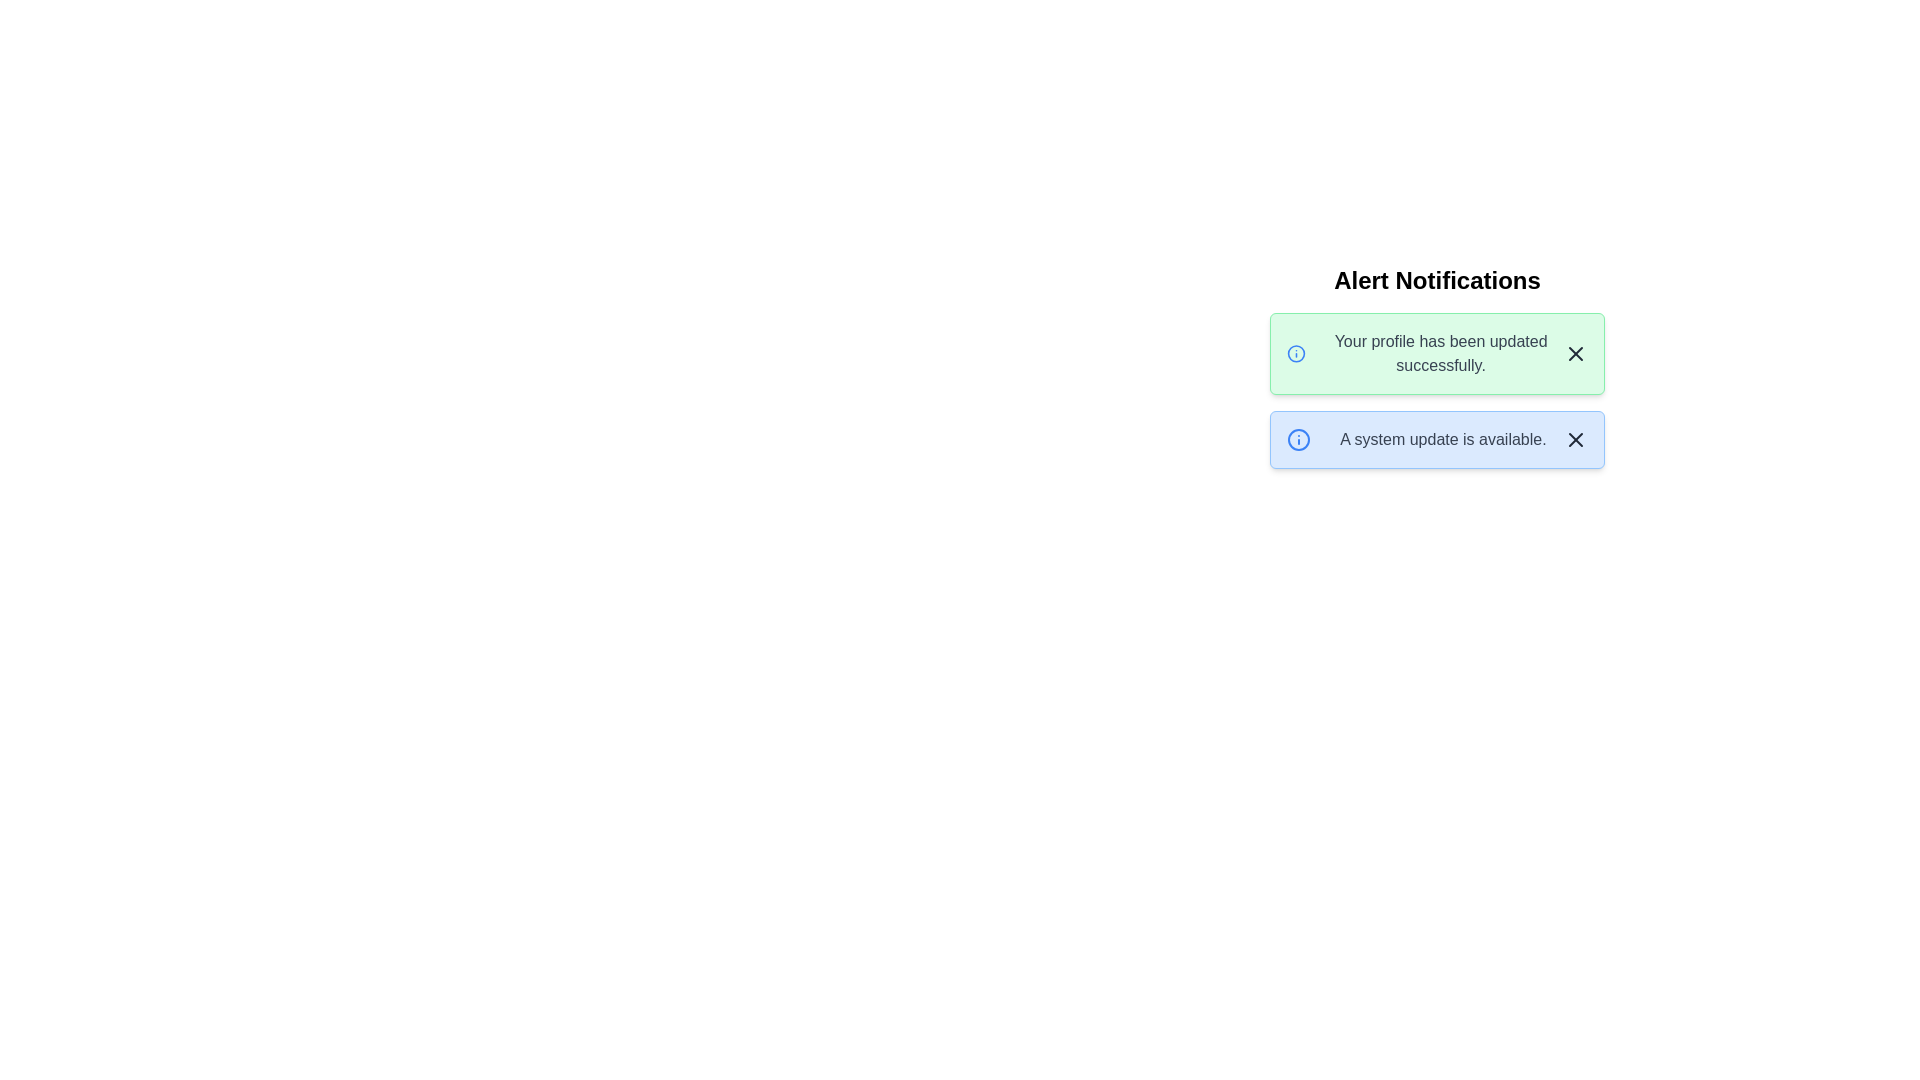 Image resolution: width=1920 pixels, height=1080 pixels. I want to click on the outer circular part of the informational icon located inside the green notification box titled 'Your profile has been updated successfully.', so click(1296, 353).